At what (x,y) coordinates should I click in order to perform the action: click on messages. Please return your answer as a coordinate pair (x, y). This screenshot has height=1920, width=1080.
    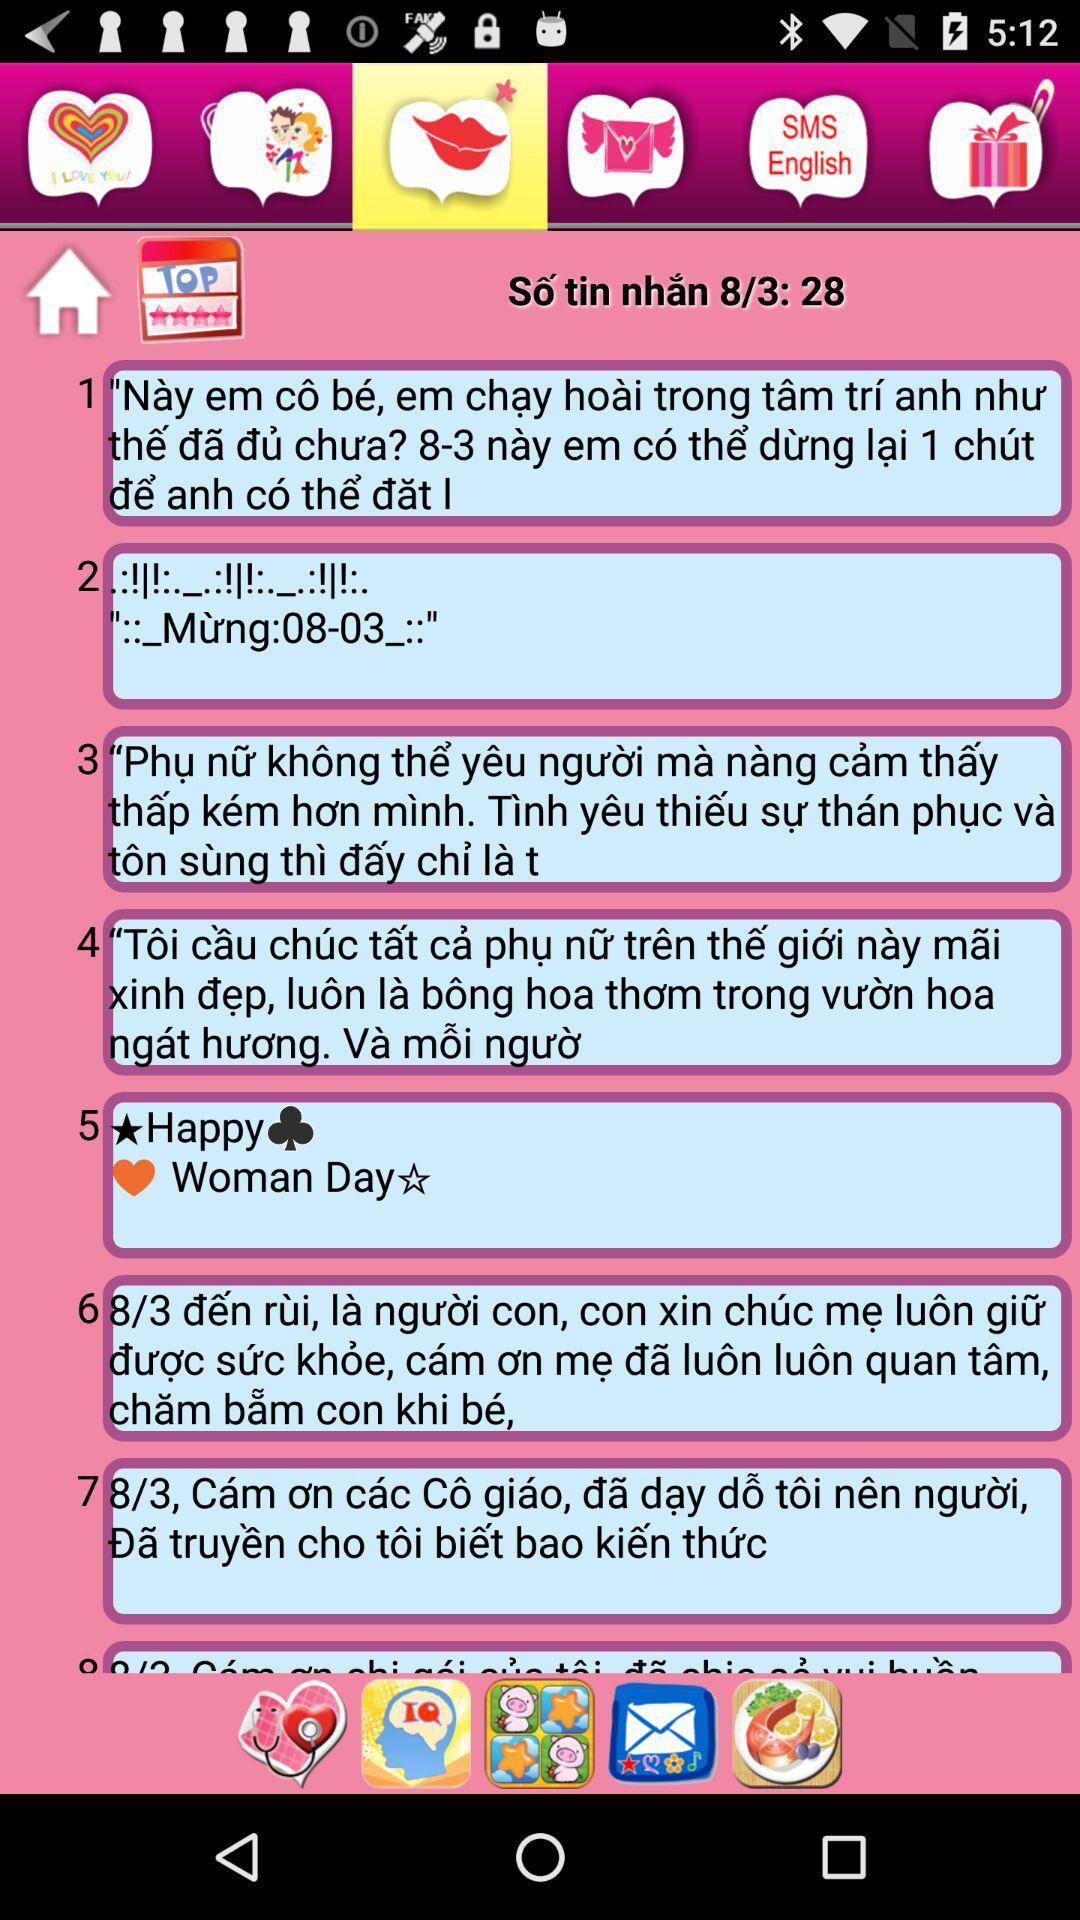
    Looking at the image, I should click on (663, 1732).